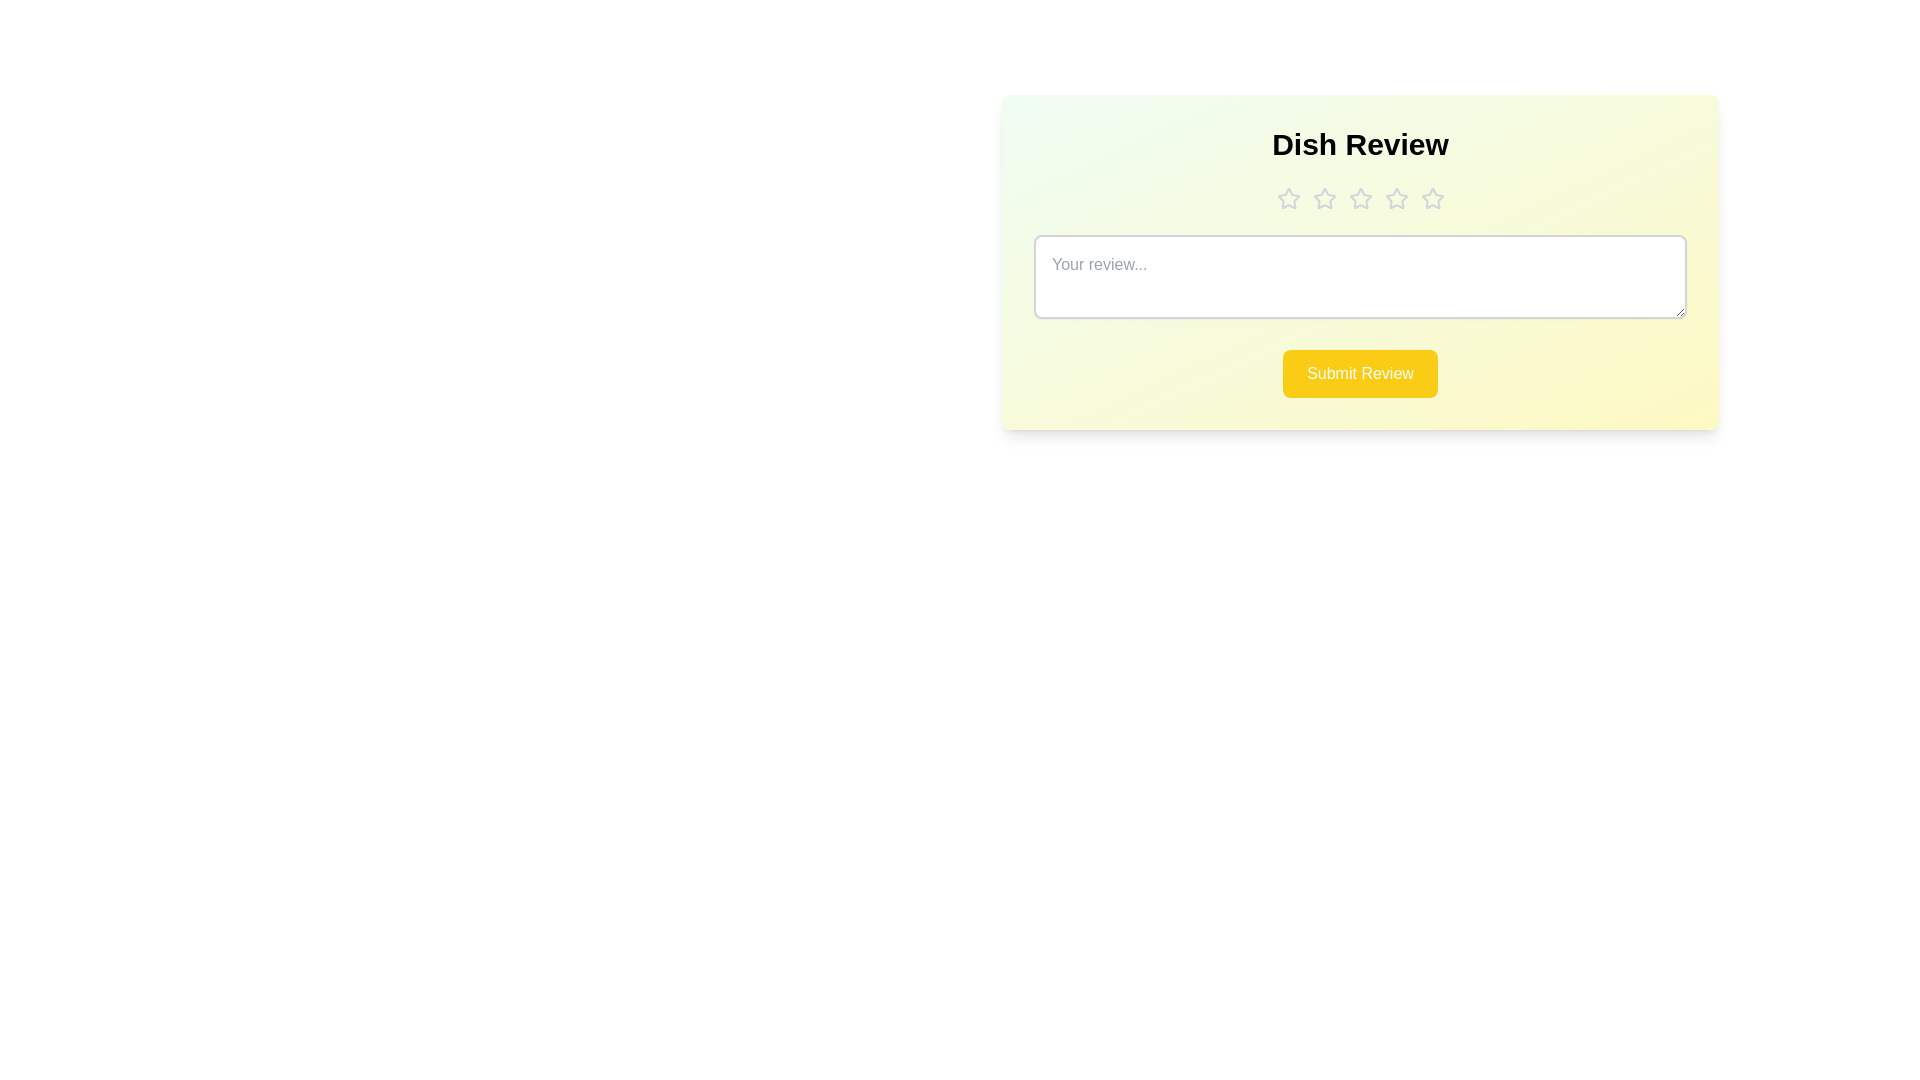 This screenshot has width=1920, height=1080. What do you see at coordinates (1324, 199) in the screenshot?
I see `the dish rating to 2 stars by clicking on the corresponding star` at bounding box center [1324, 199].